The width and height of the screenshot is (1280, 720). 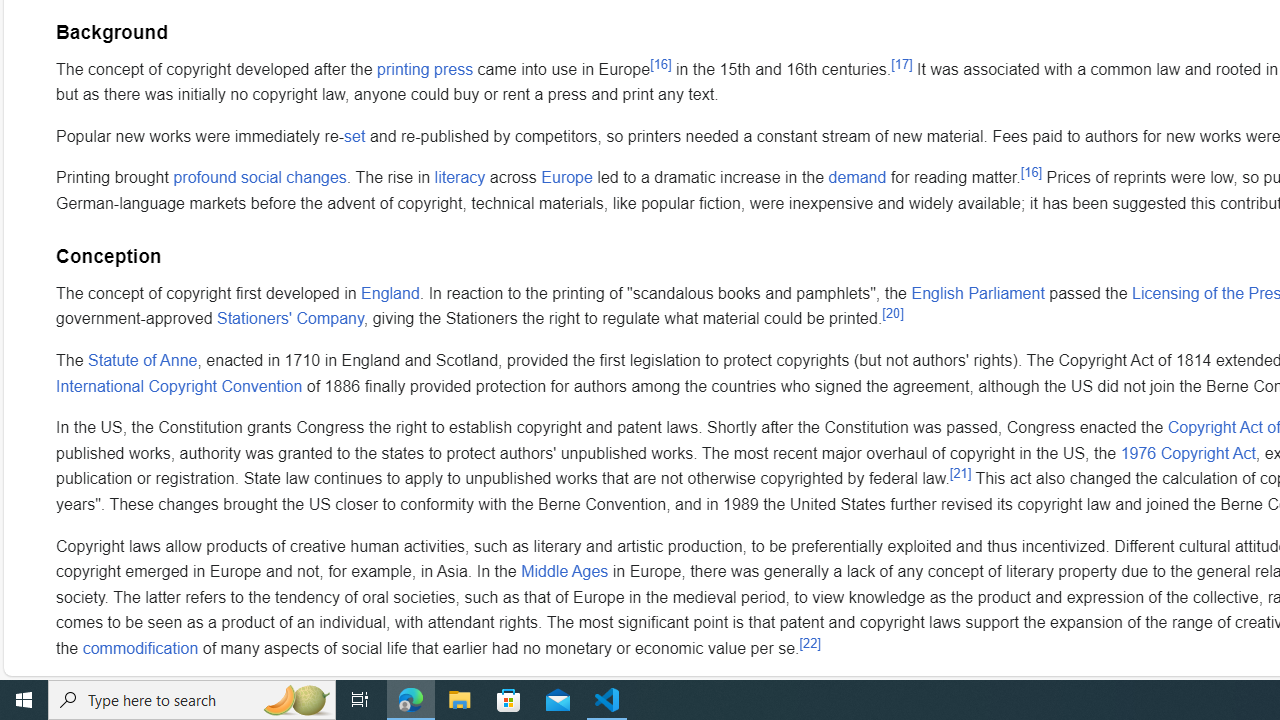 What do you see at coordinates (258, 177) in the screenshot?
I see `'profound social changes'` at bounding box center [258, 177].